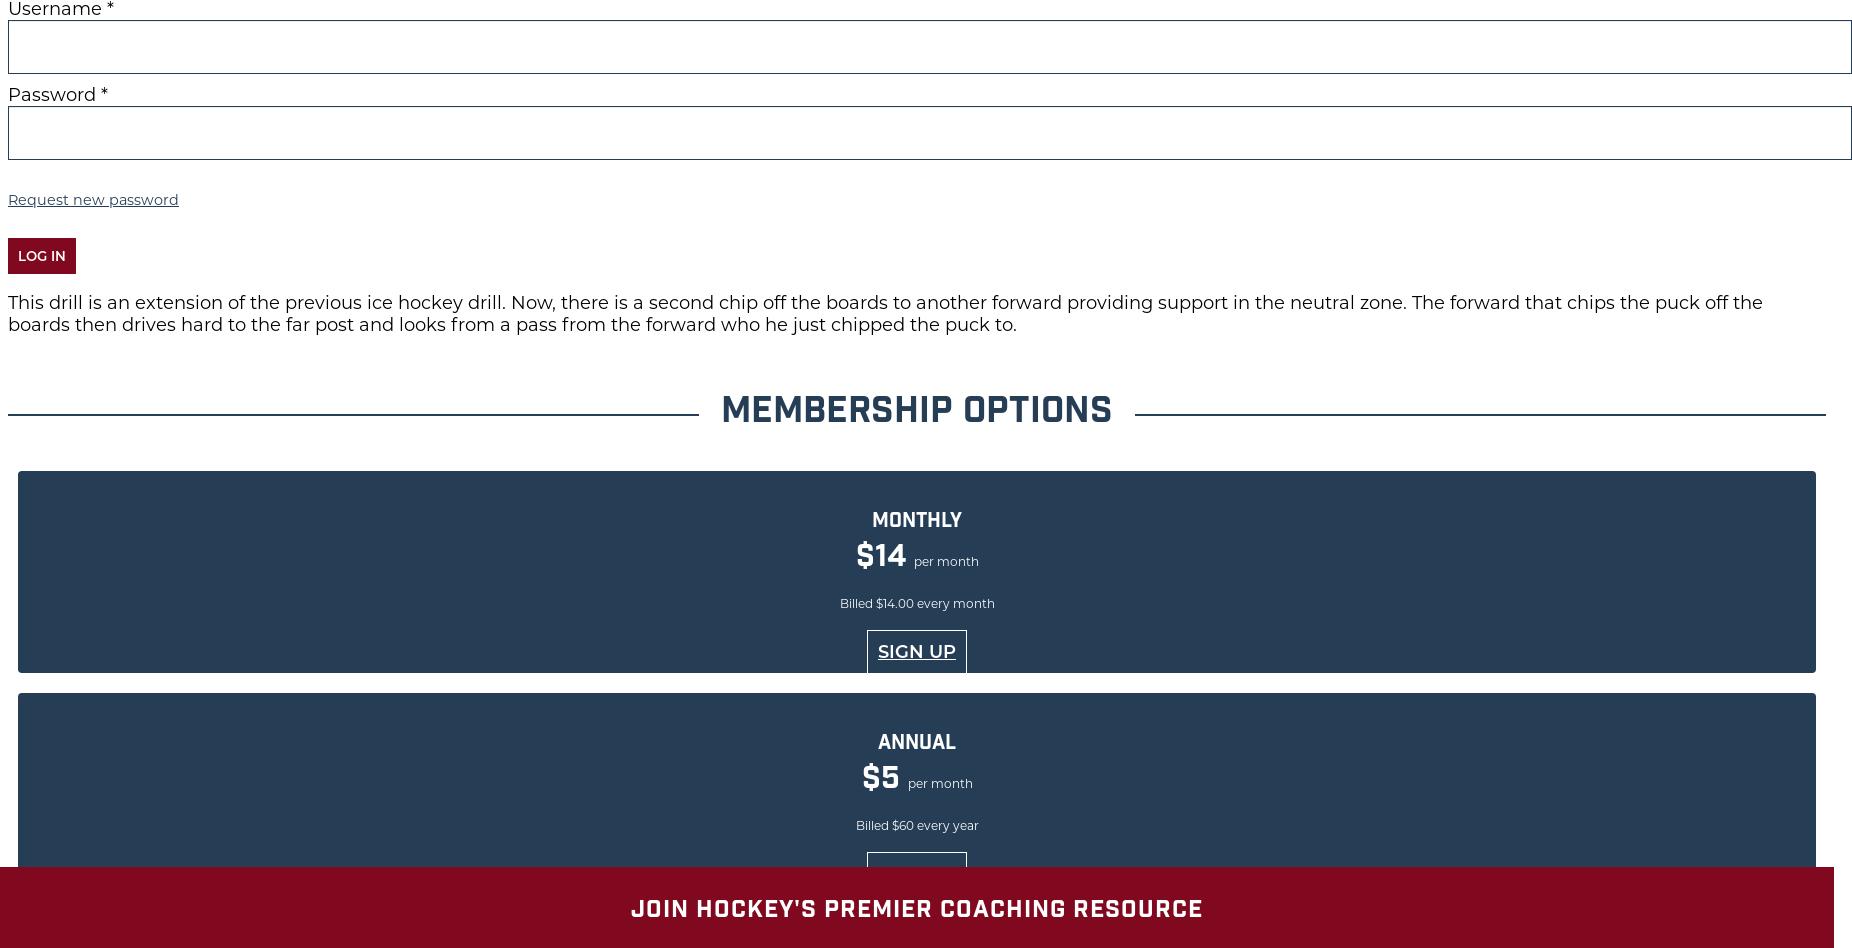 This screenshot has width=1852, height=948. Describe the element at coordinates (916, 910) in the screenshot. I see `'Join Hockey's Premier Coaching Resource'` at that location.